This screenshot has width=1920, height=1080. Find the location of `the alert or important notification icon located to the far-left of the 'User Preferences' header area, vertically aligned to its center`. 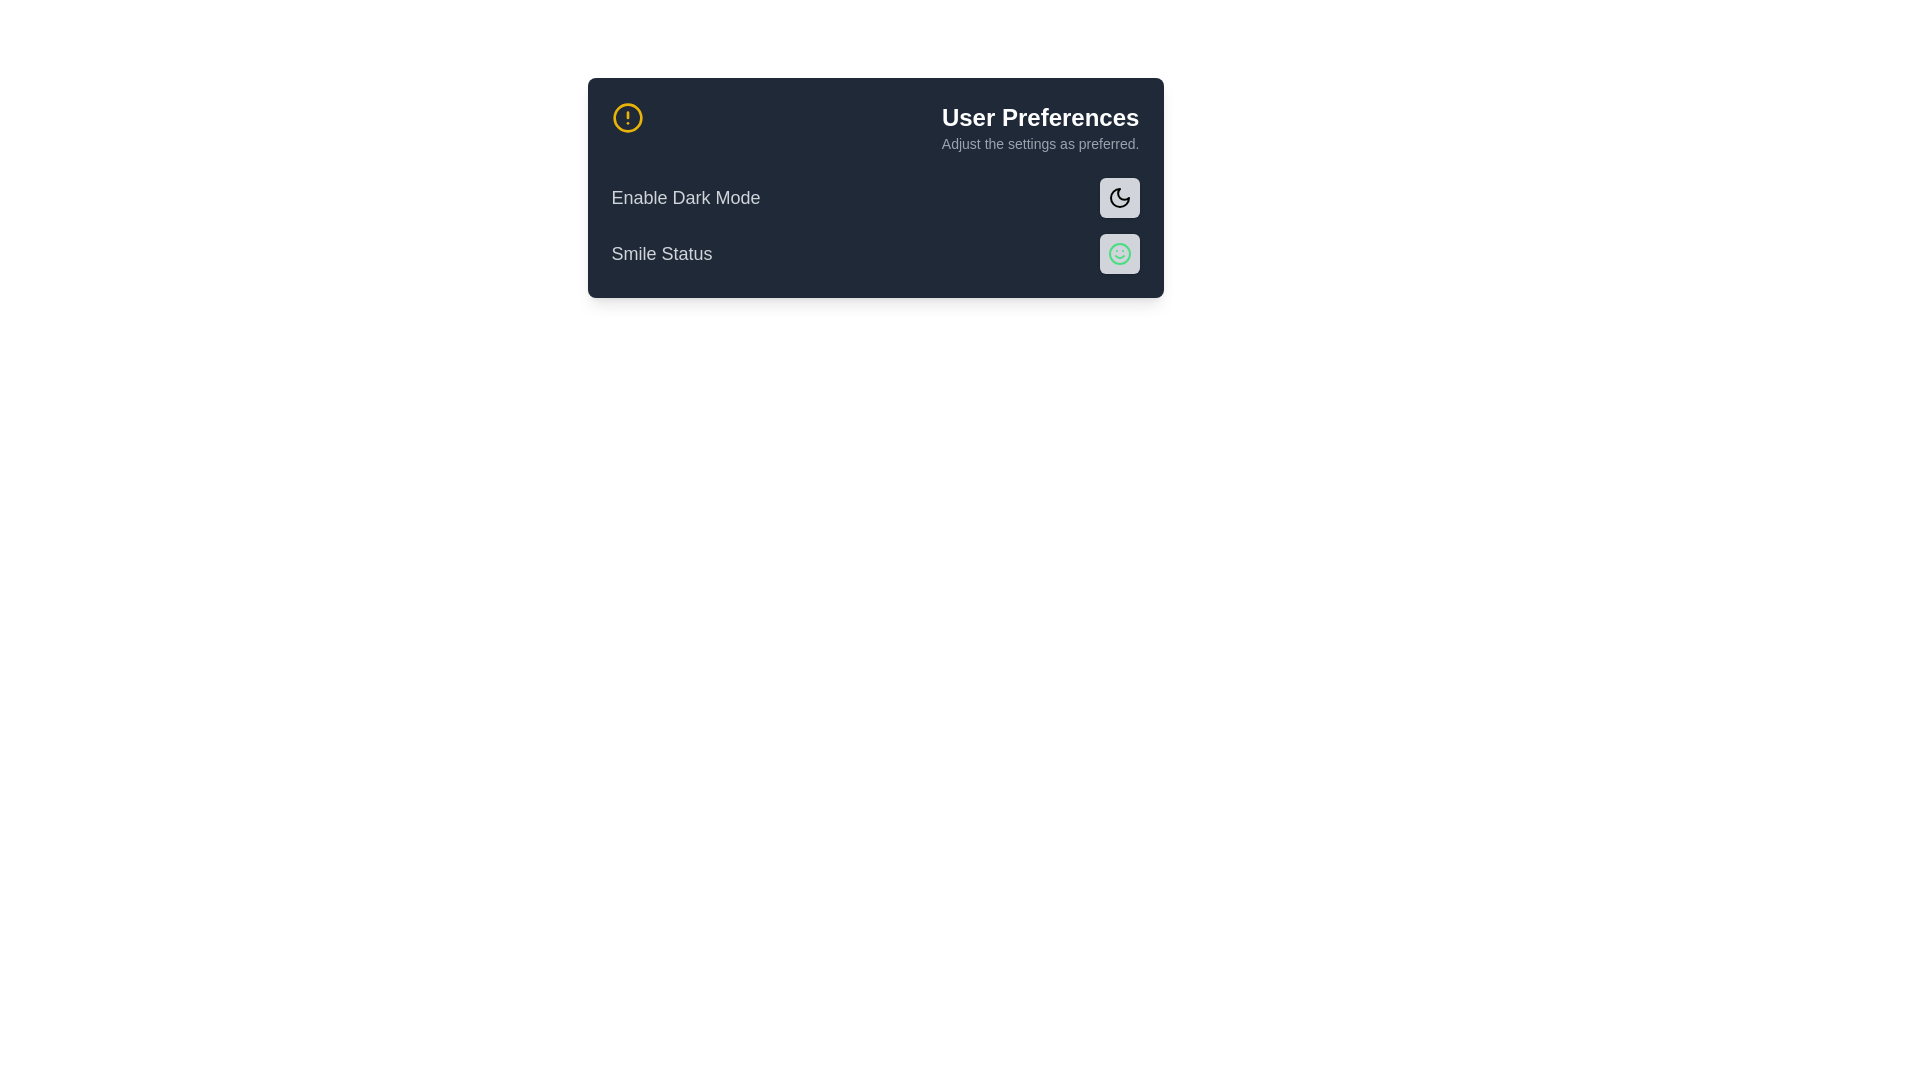

the alert or important notification icon located to the far-left of the 'User Preferences' header area, vertically aligned to its center is located at coordinates (626, 118).